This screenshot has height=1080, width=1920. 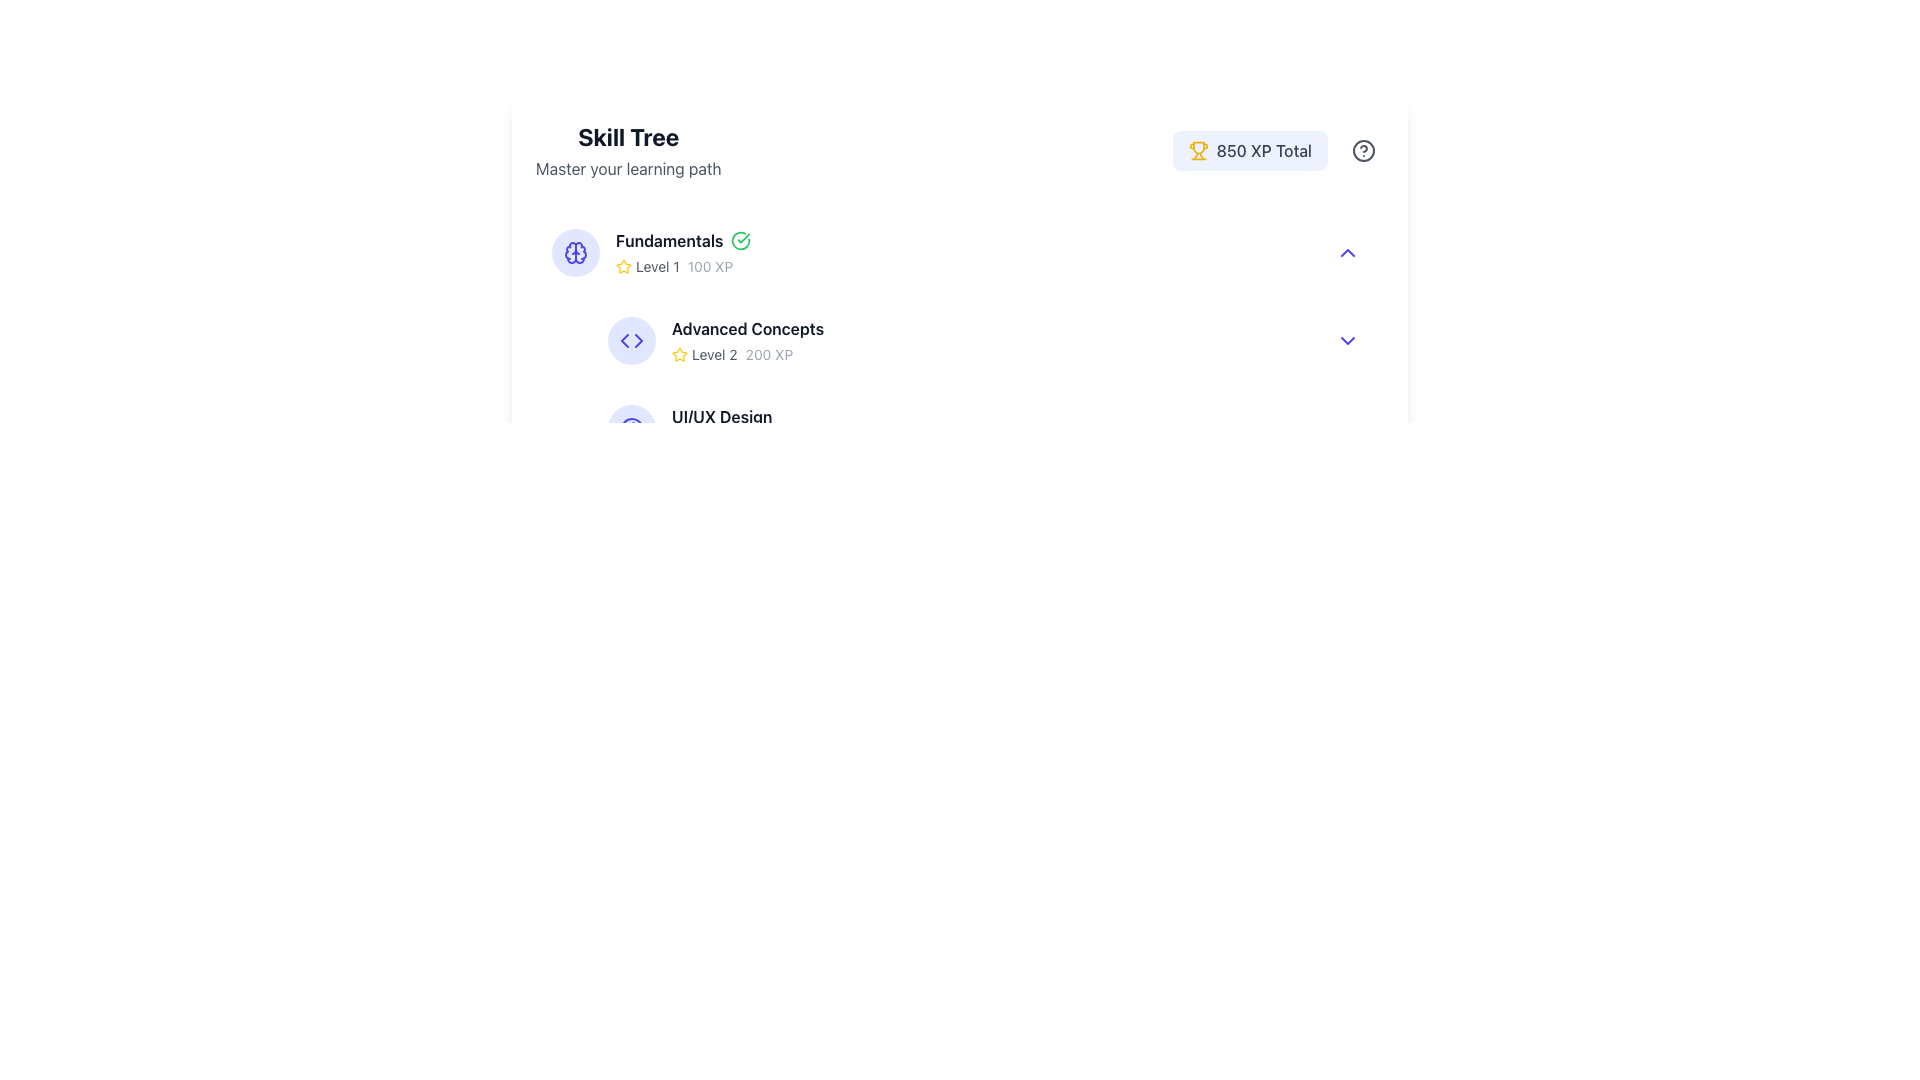 What do you see at coordinates (1348, 252) in the screenshot?
I see `the upward-pointing chevron icon button located on the right-hand side of the row labeled 'Fundamentals Level 1 100 XP'` at bounding box center [1348, 252].